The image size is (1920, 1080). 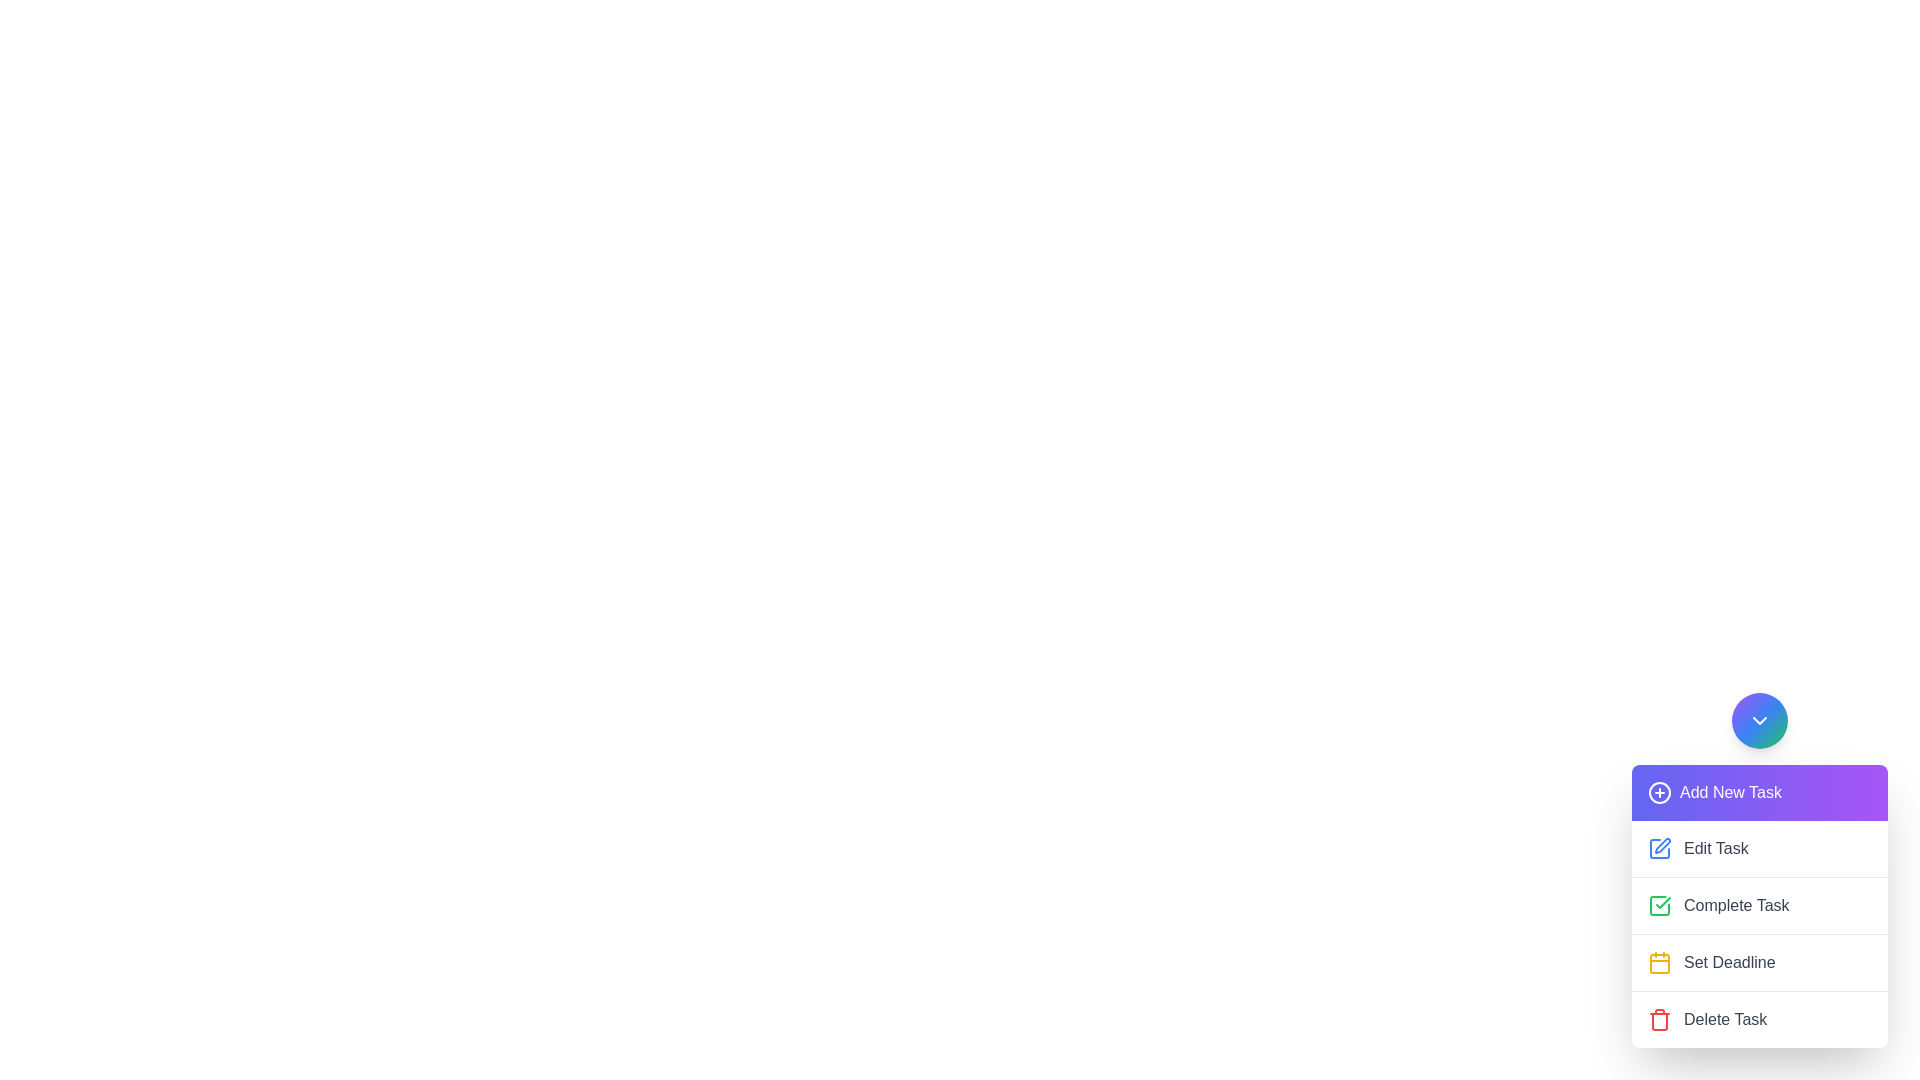 What do you see at coordinates (1760, 848) in the screenshot?
I see `the 'Edit Task' button located` at bounding box center [1760, 848].